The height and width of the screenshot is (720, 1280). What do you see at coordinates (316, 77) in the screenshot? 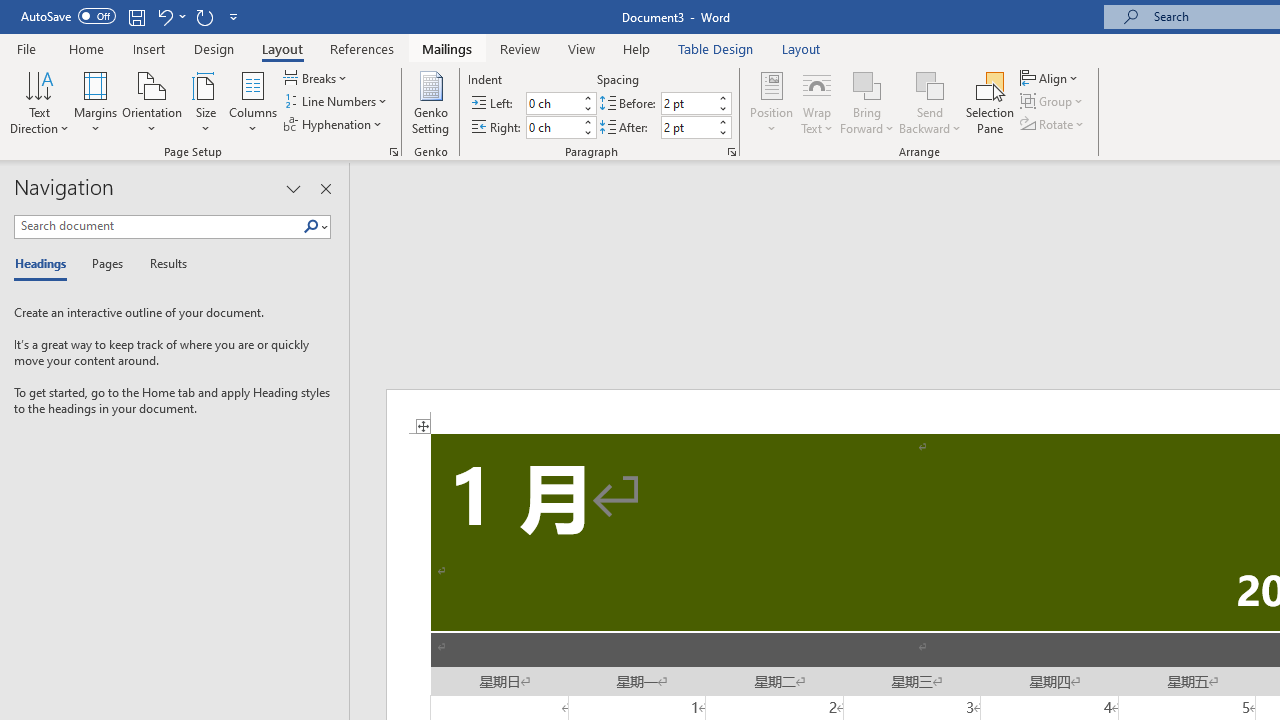
I see `'Breaks'` at bounding box center [316, 77].